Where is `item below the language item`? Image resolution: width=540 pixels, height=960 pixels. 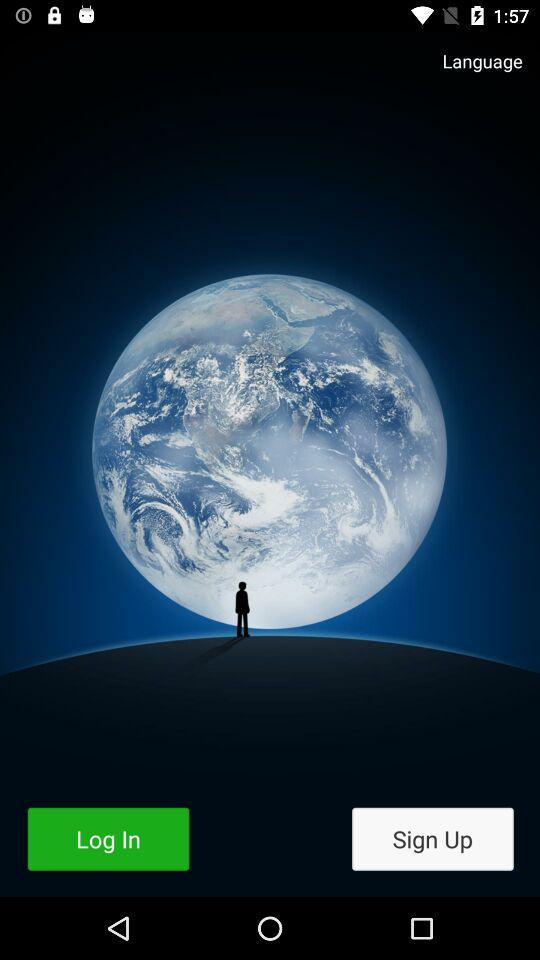
item below the language item is located at coordinates (431, 839).